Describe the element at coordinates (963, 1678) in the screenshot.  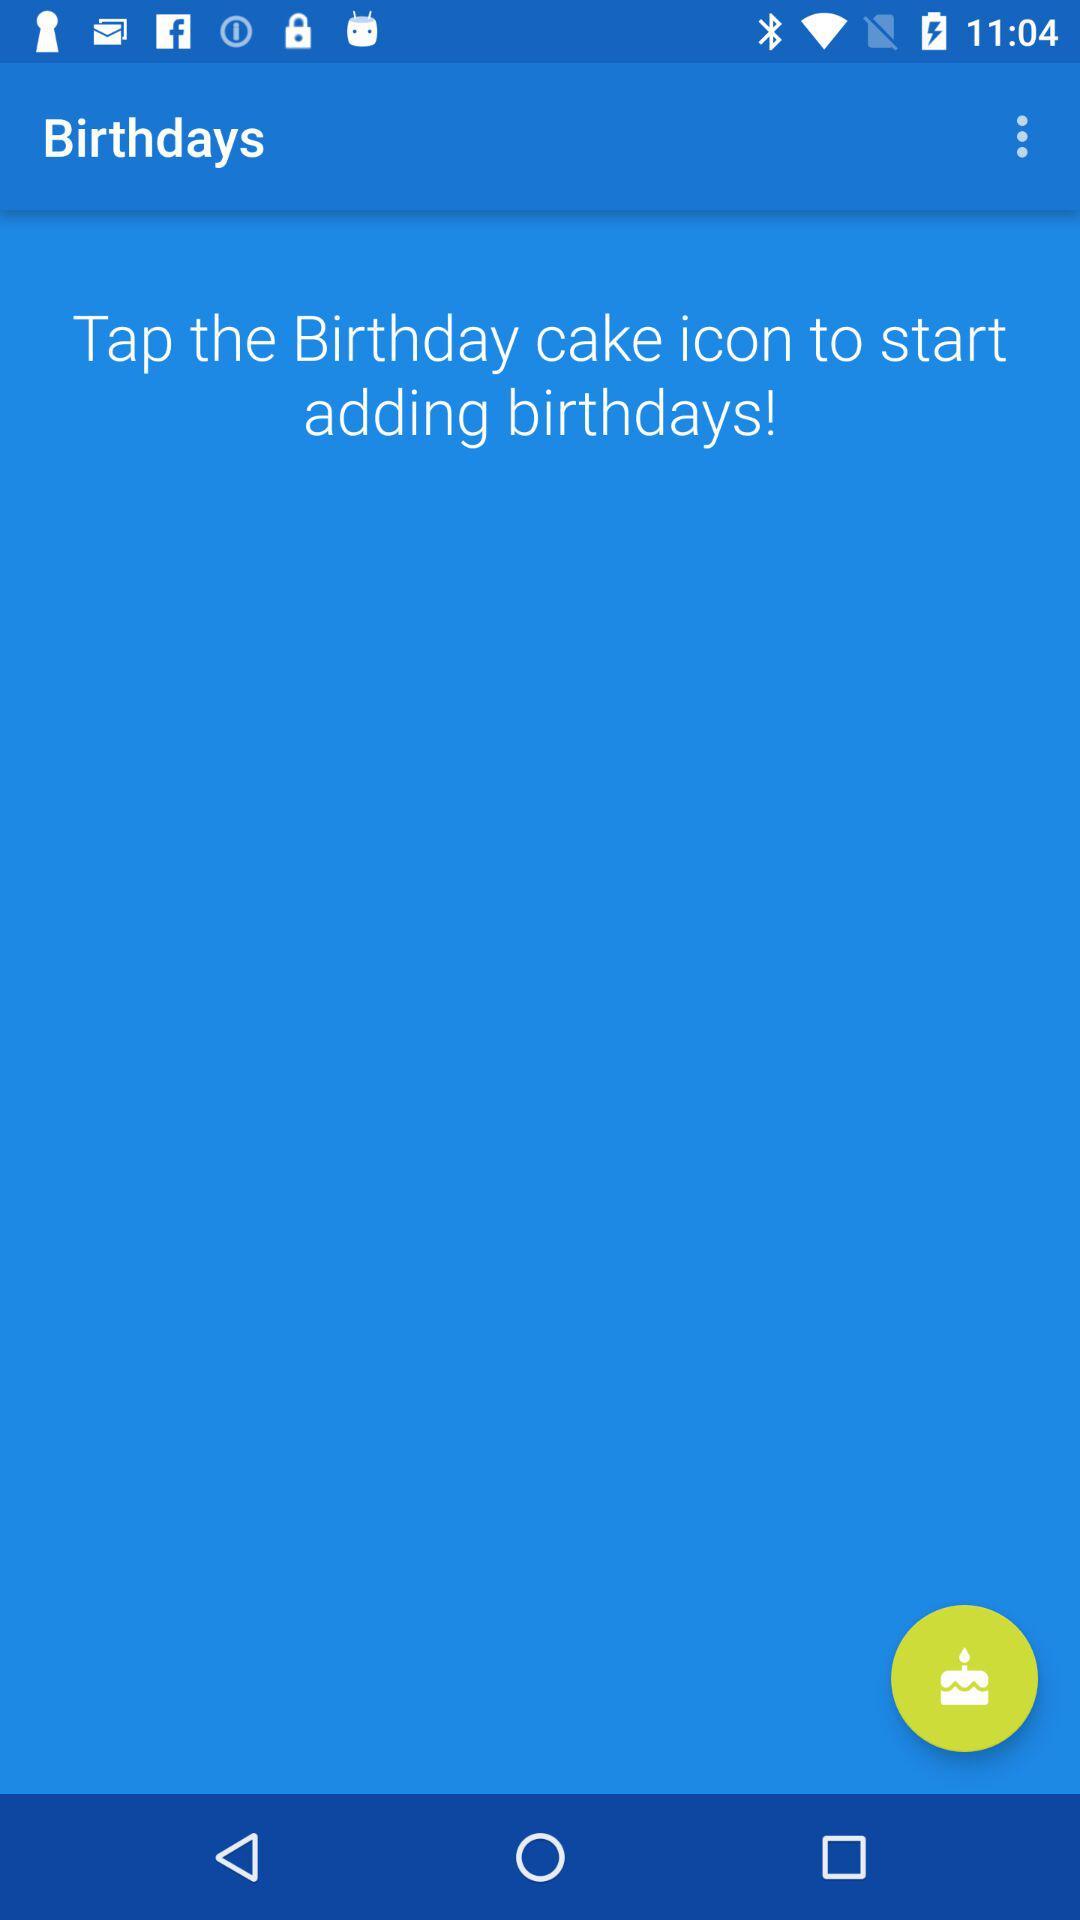
I see `icon below the tap the birthday icon` at that location.